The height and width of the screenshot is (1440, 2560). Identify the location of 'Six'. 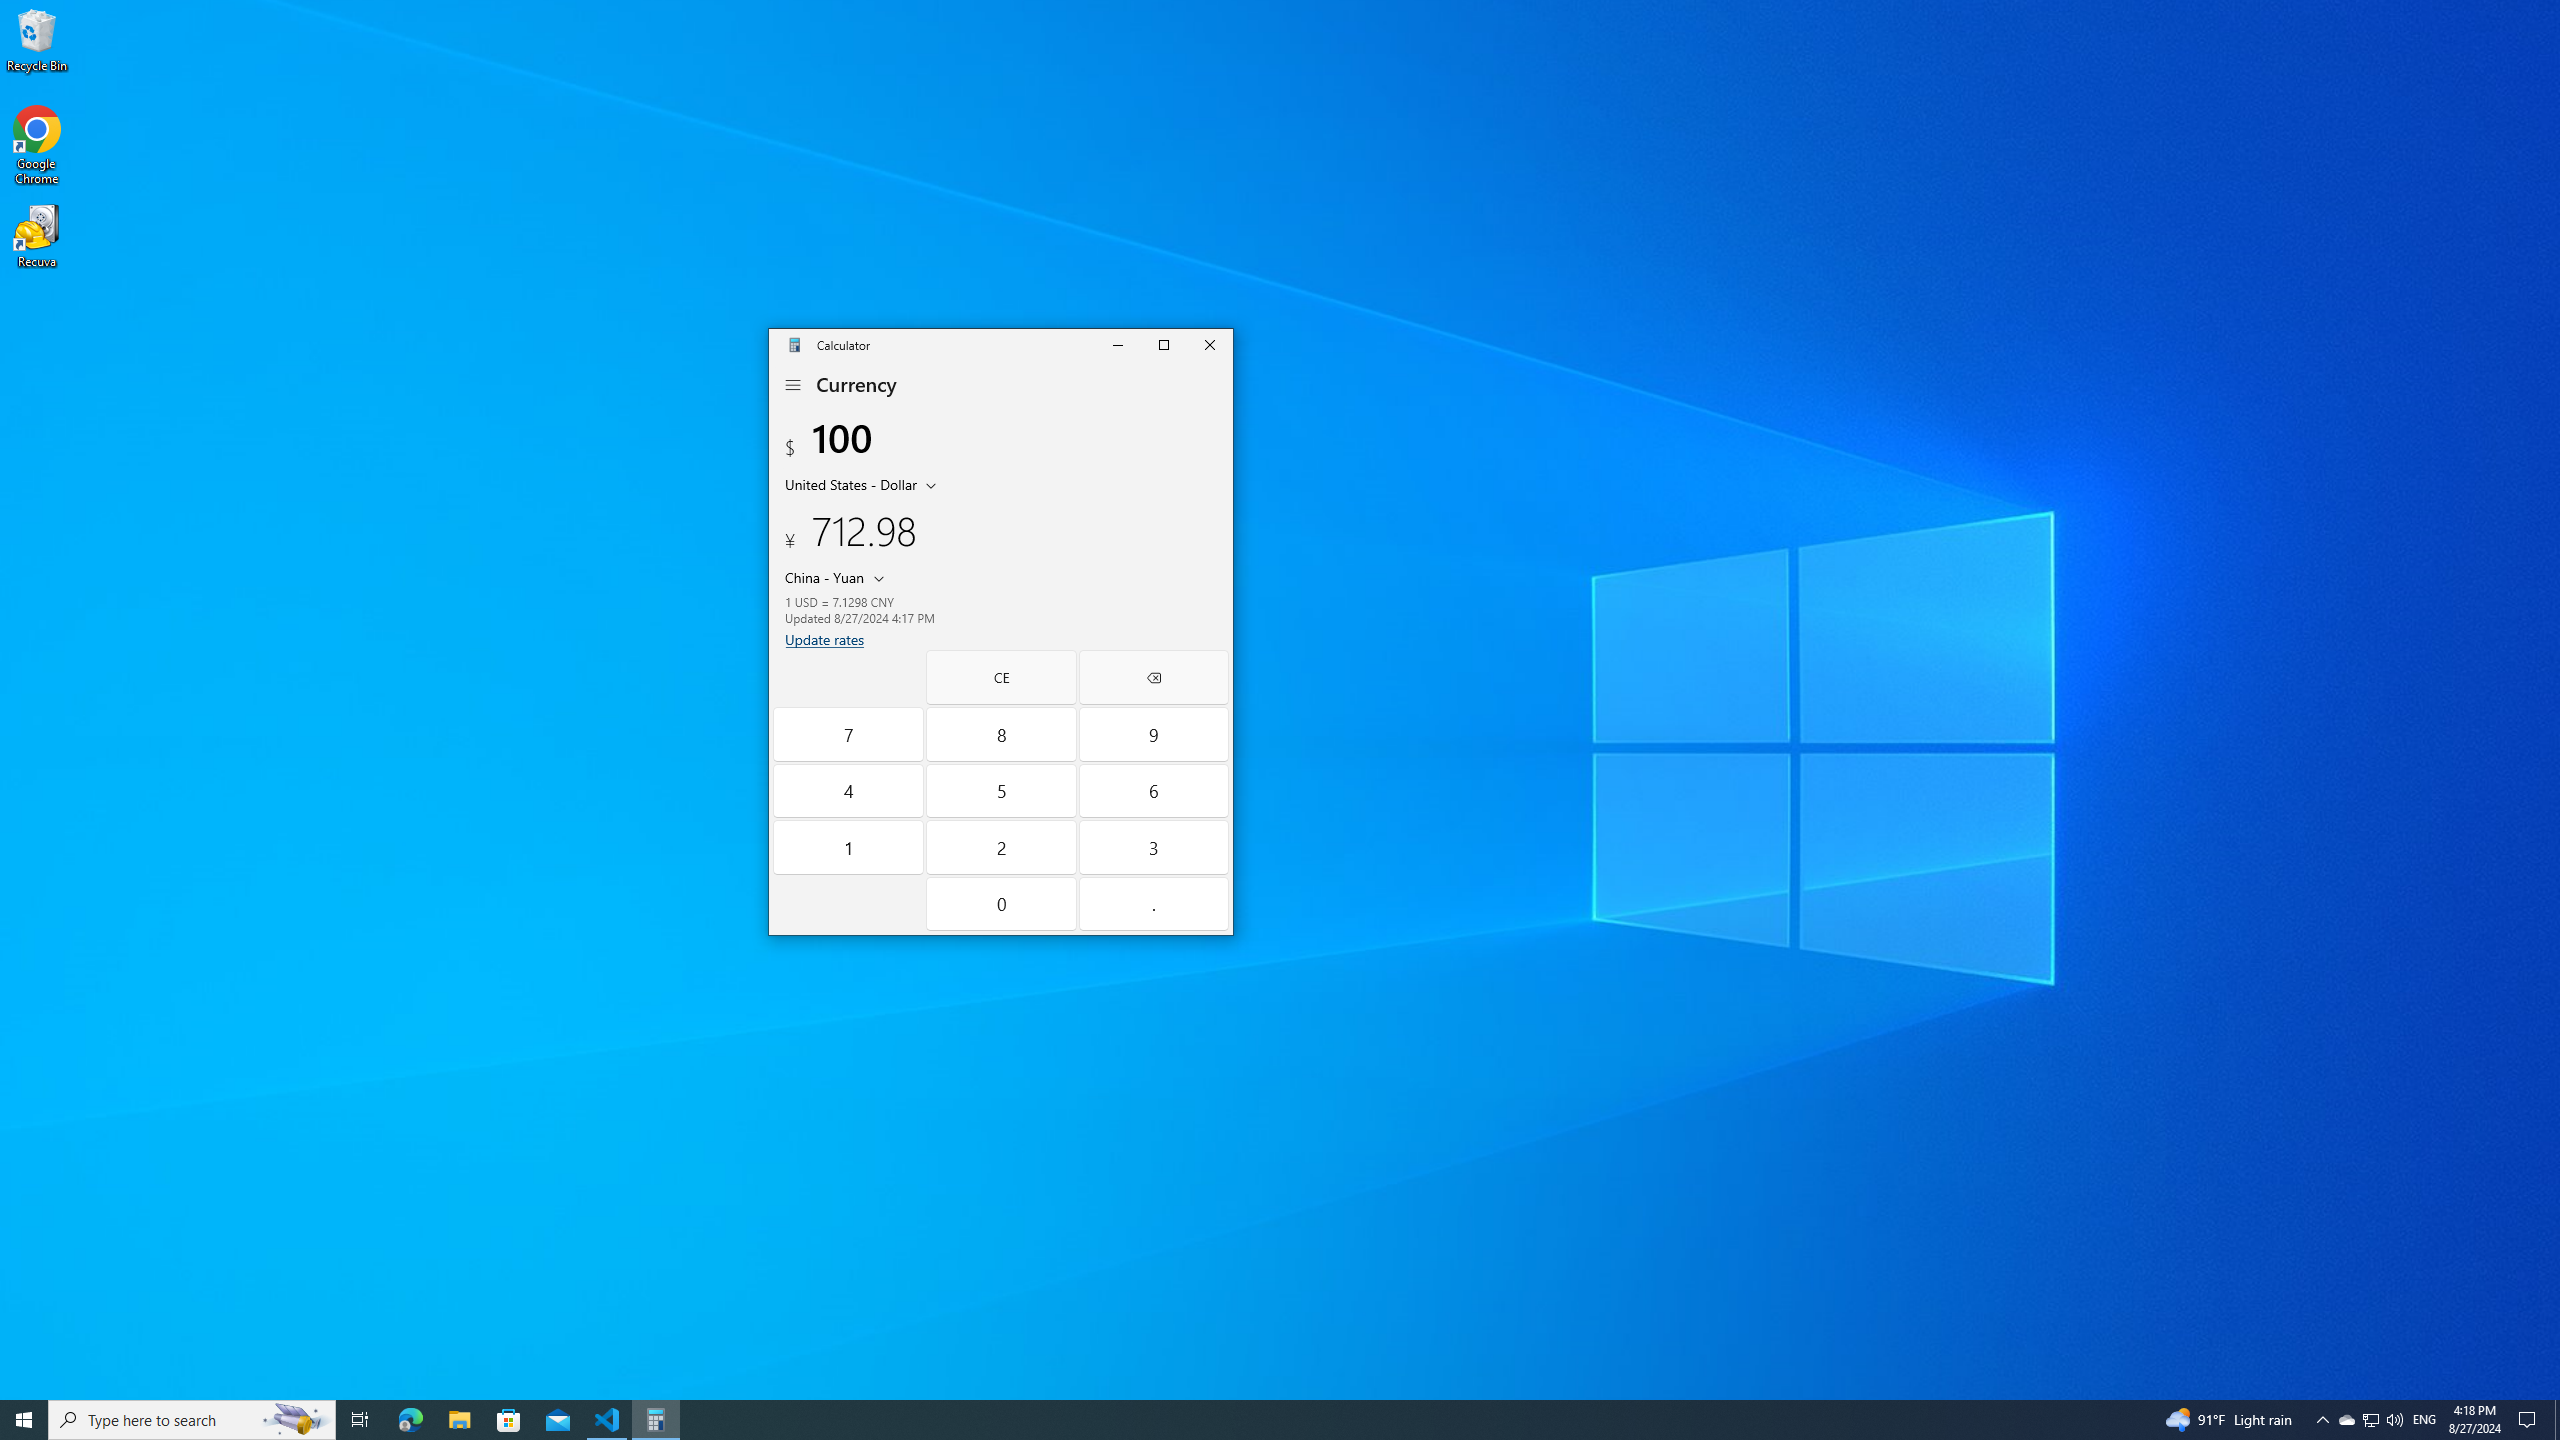
(1153, 790).